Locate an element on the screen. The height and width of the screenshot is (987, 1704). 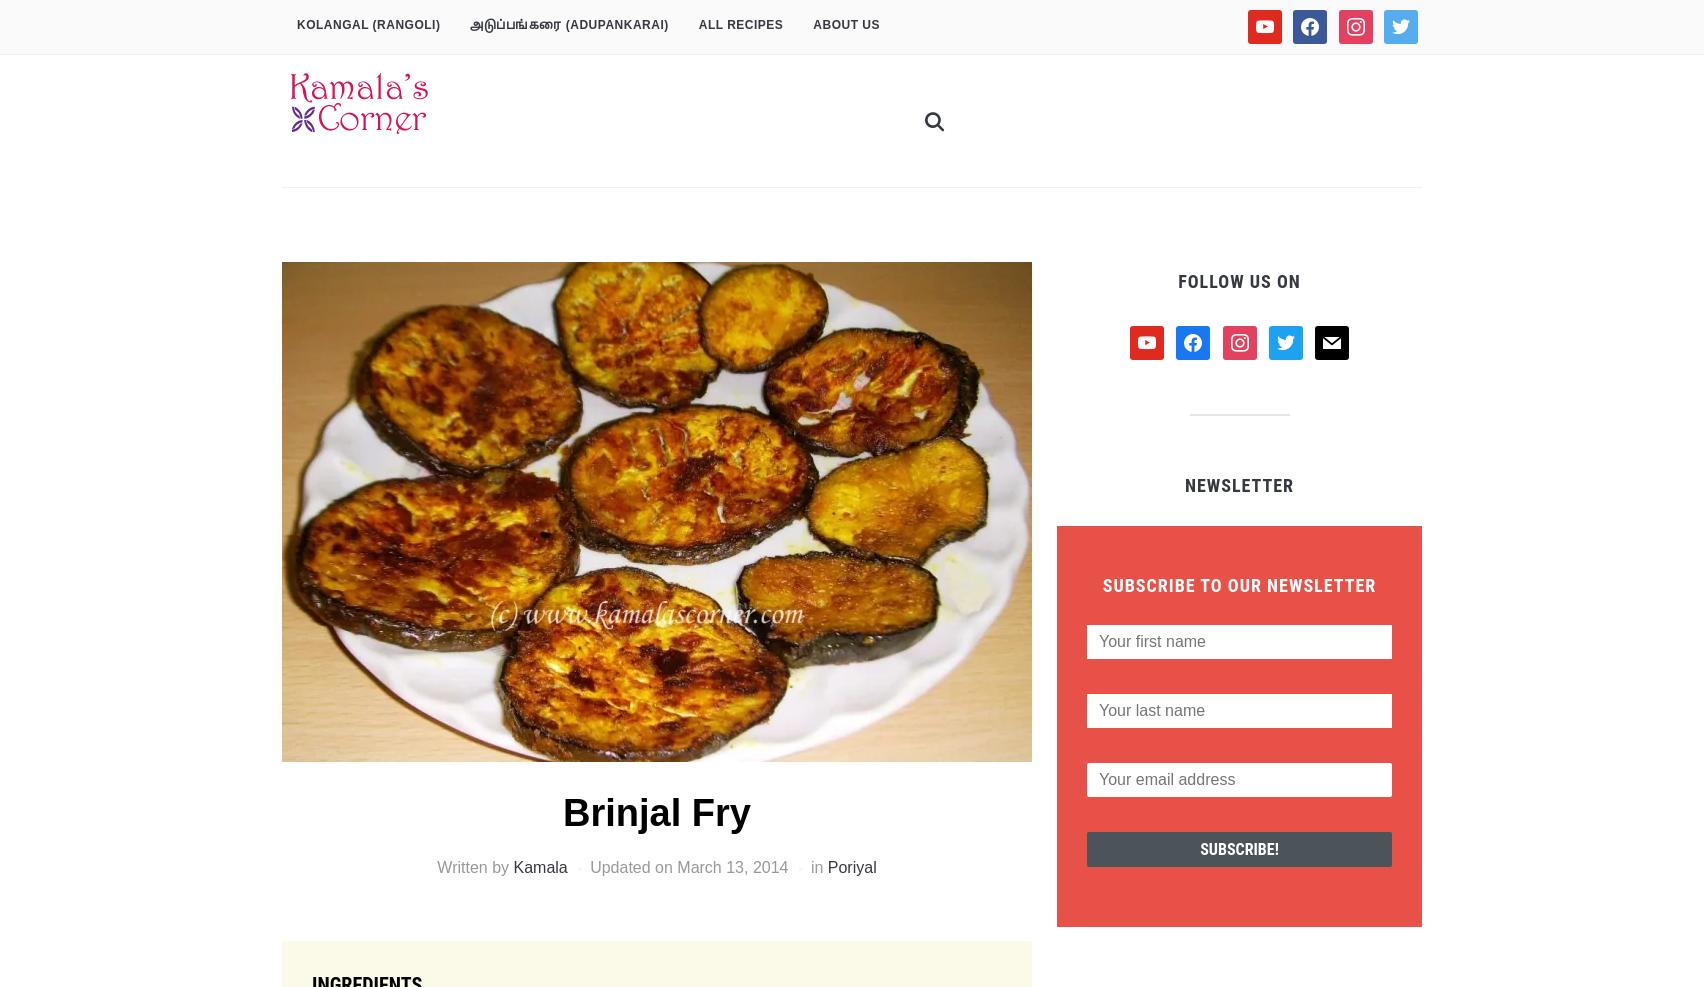
'November 18, 2013 at 2:22 pm' is located at coordinates (544, 866).